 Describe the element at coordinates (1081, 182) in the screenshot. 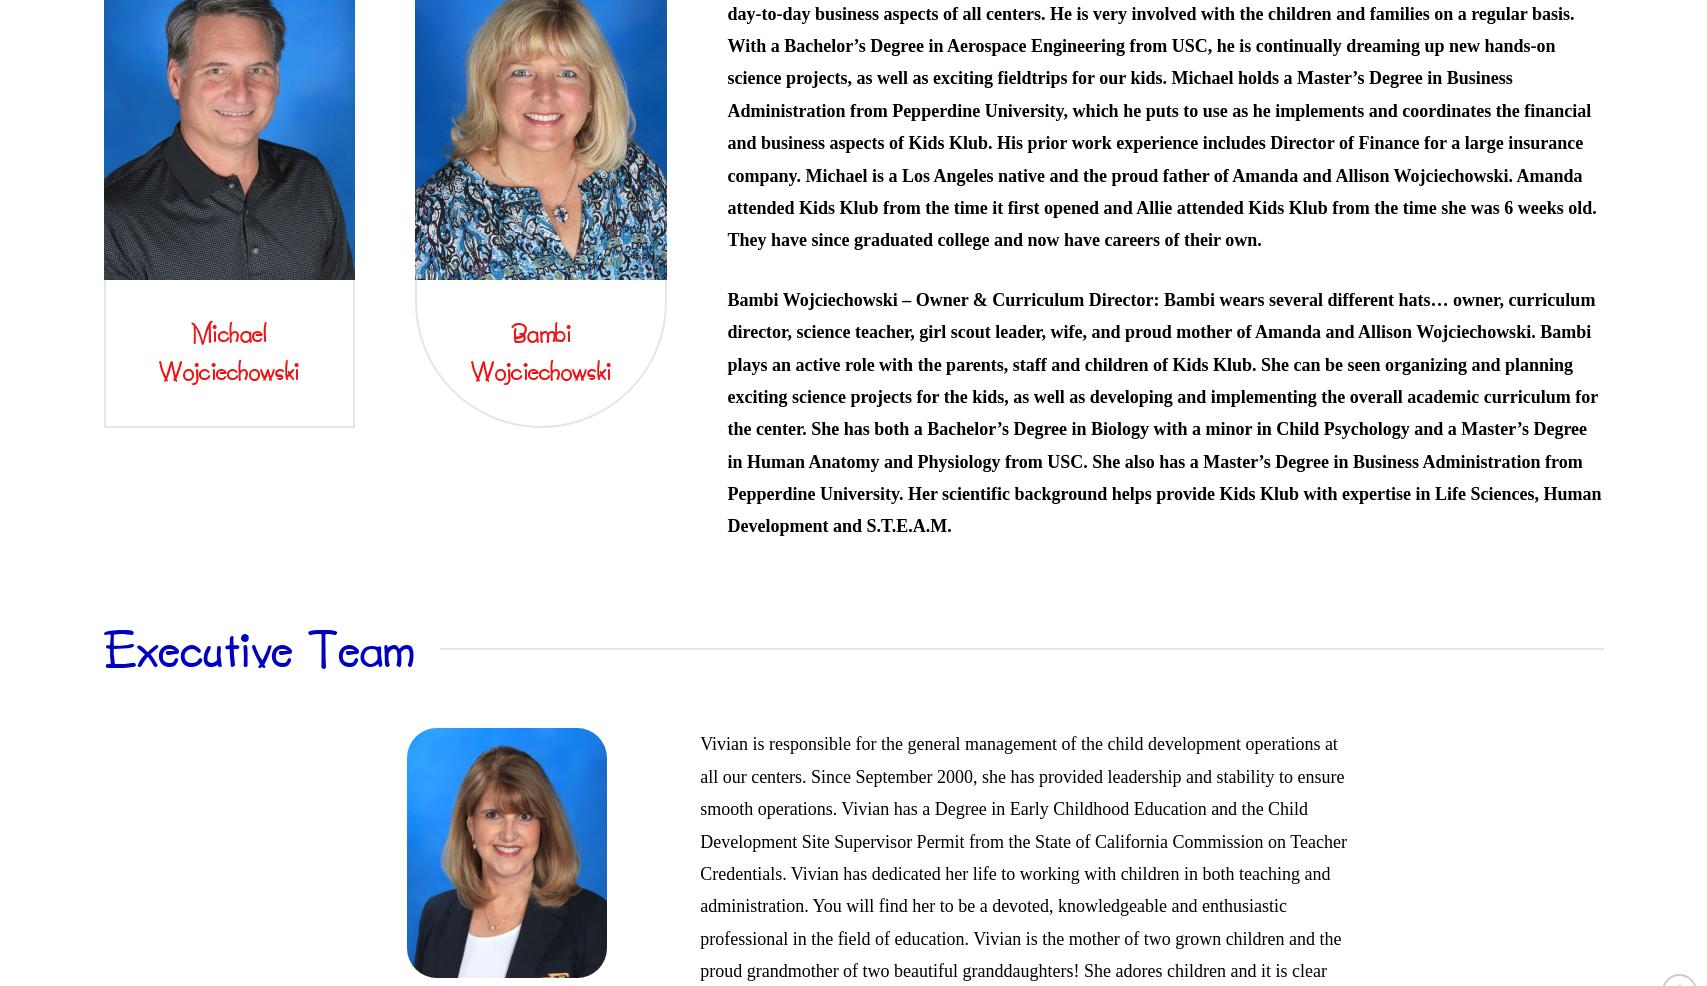

I see `'Fine Motor Skills'` at that location.